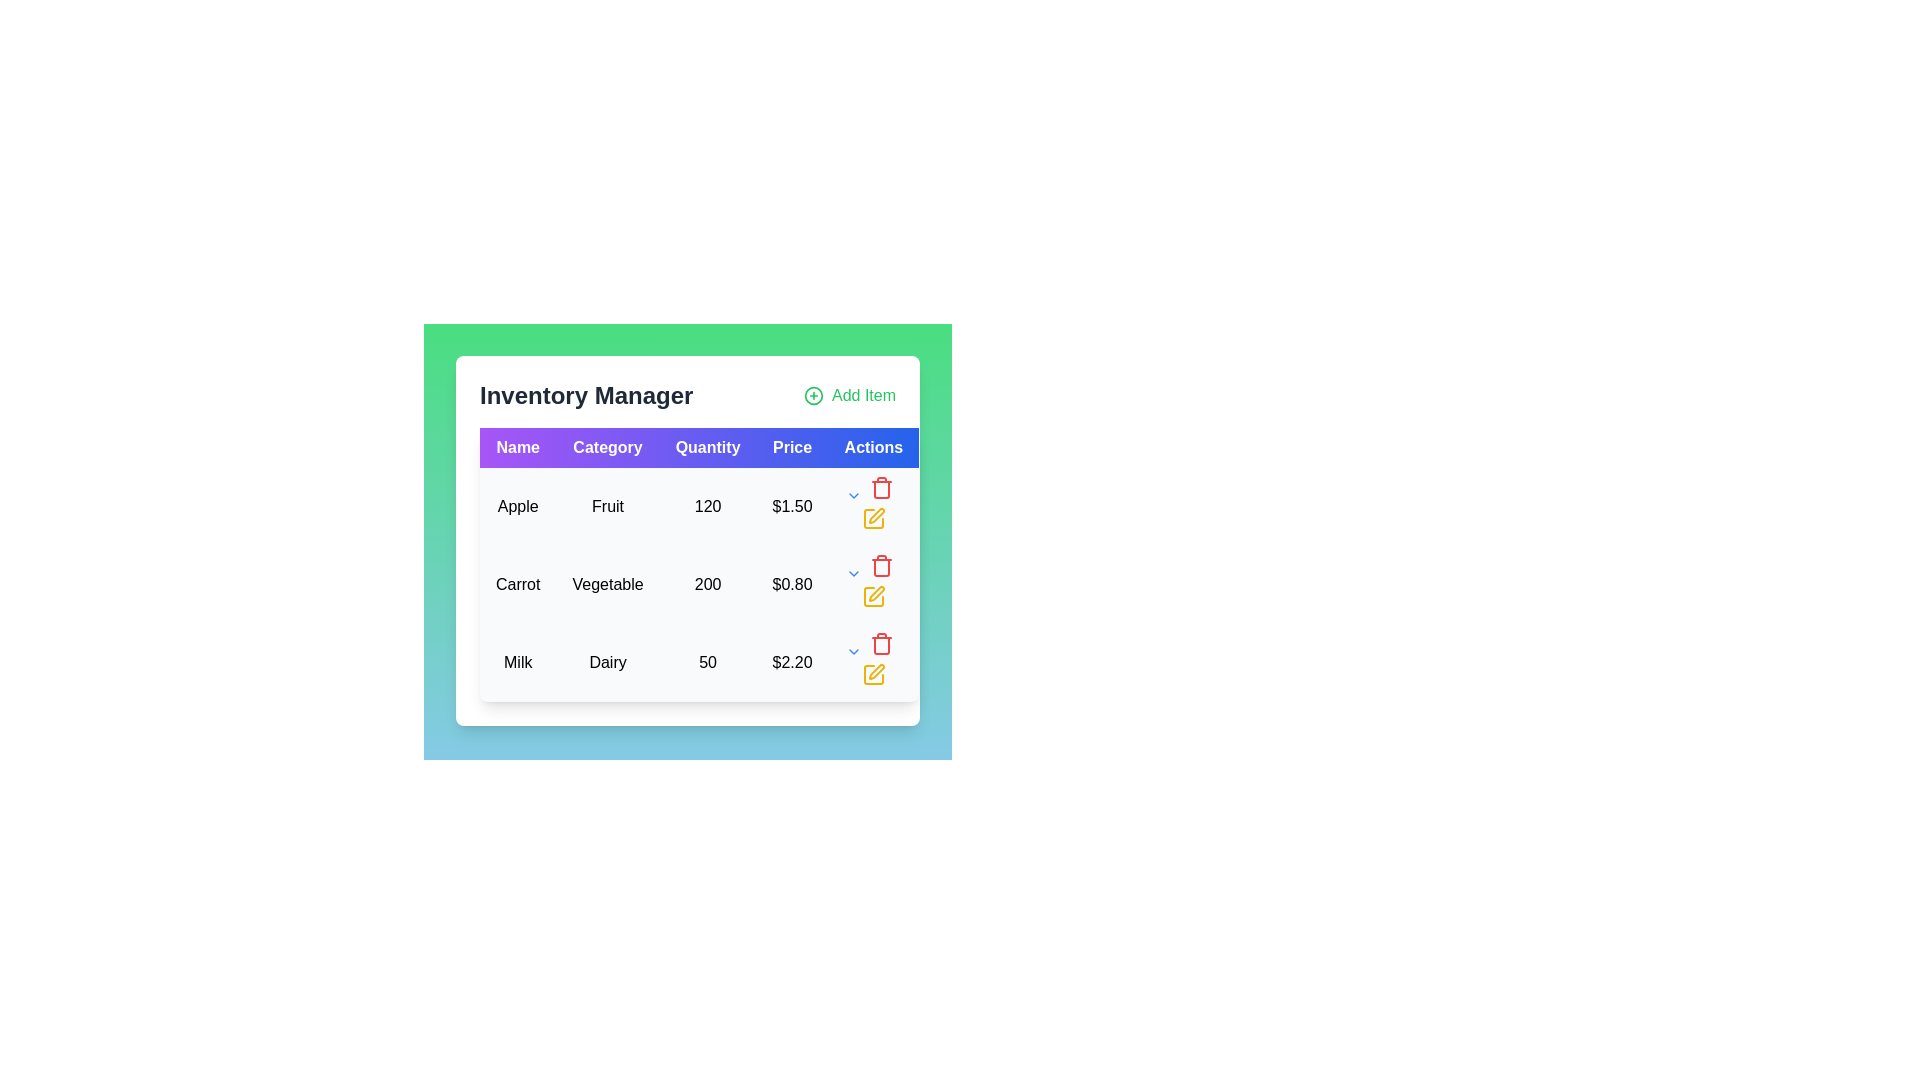 This screenshot has height=1080, width=1920. What do you see at coordinates (518, 663) in the screenshot?
I see `text content of the table cell displaying the inventory item name 'Milk', located in the third row, first column of the table` at bounding box center [518, 663].